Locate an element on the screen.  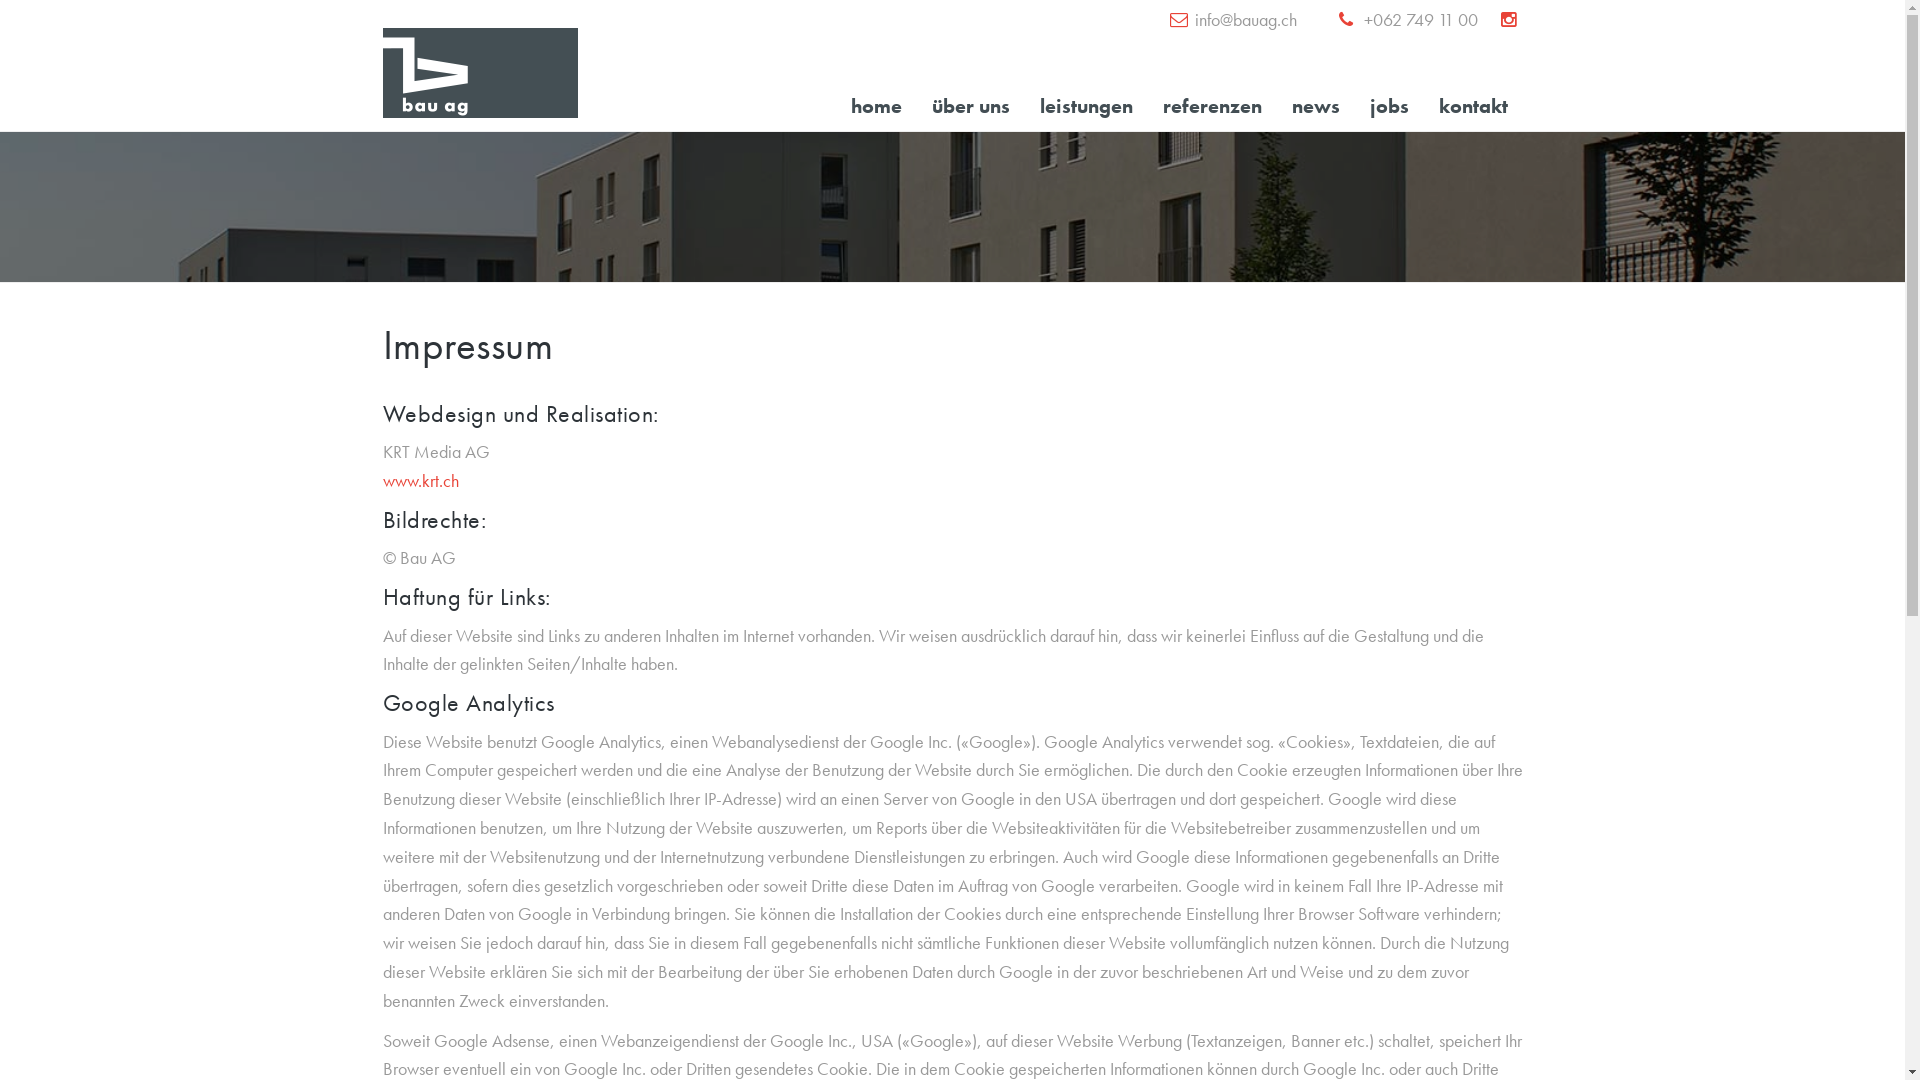
'home' is located at coordinates (876, 105).